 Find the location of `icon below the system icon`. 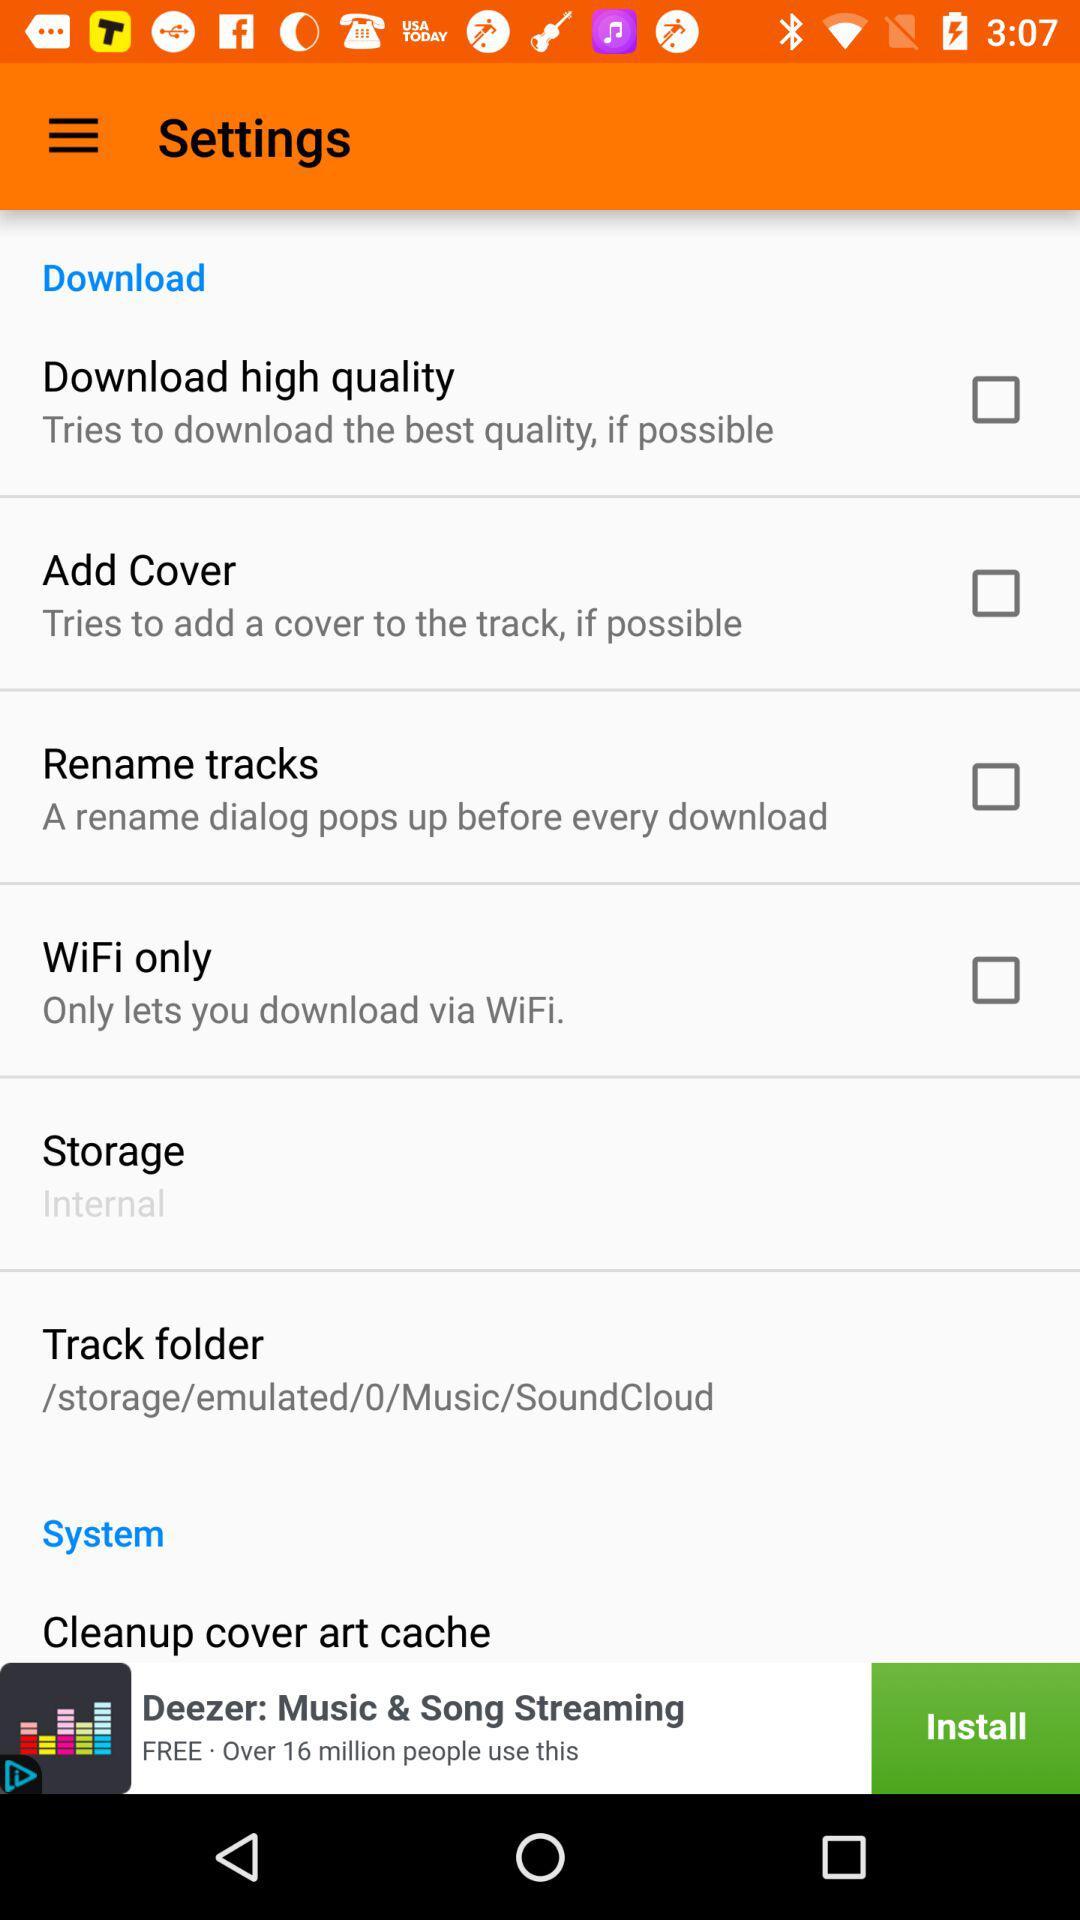

icon below the system icon is located at coordinates (265, 1630).